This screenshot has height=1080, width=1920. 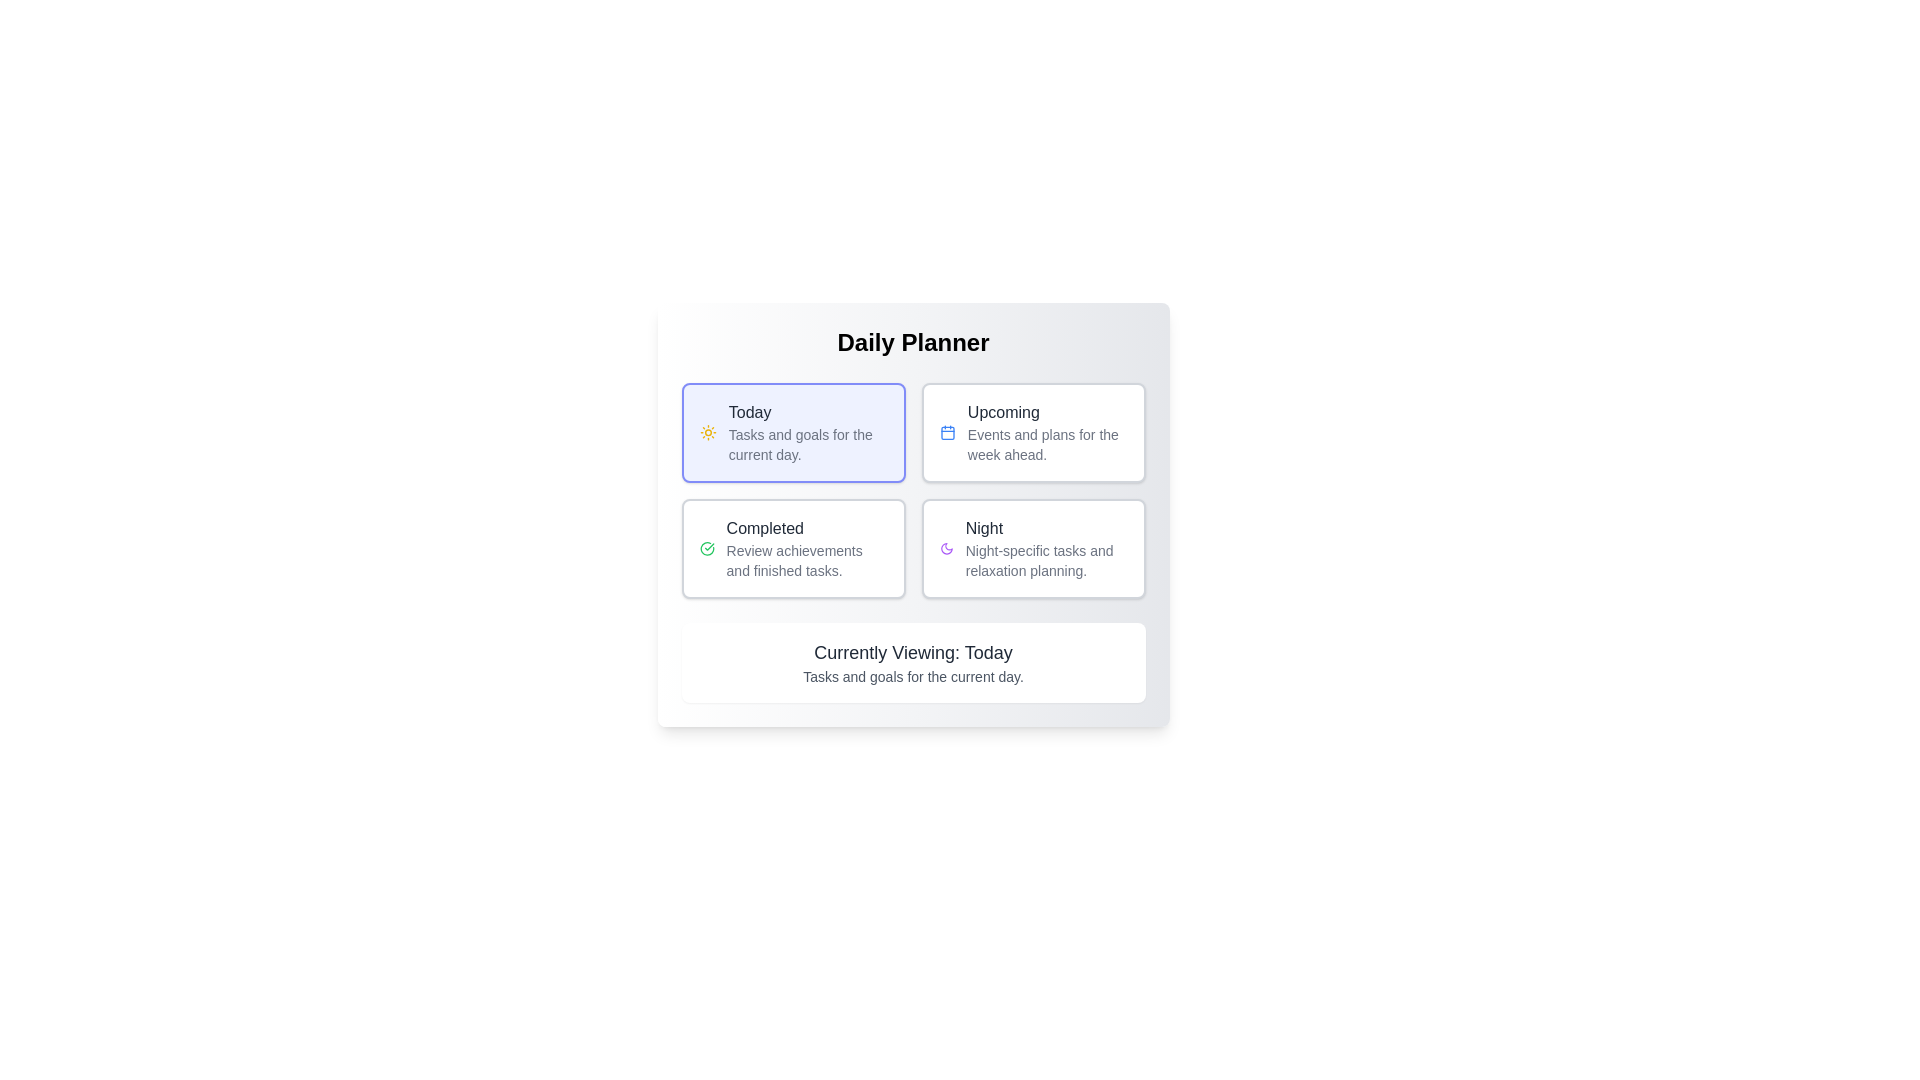 I want to click on the 'Today' category button in the daily planner interface, so click(x=792, y=431).